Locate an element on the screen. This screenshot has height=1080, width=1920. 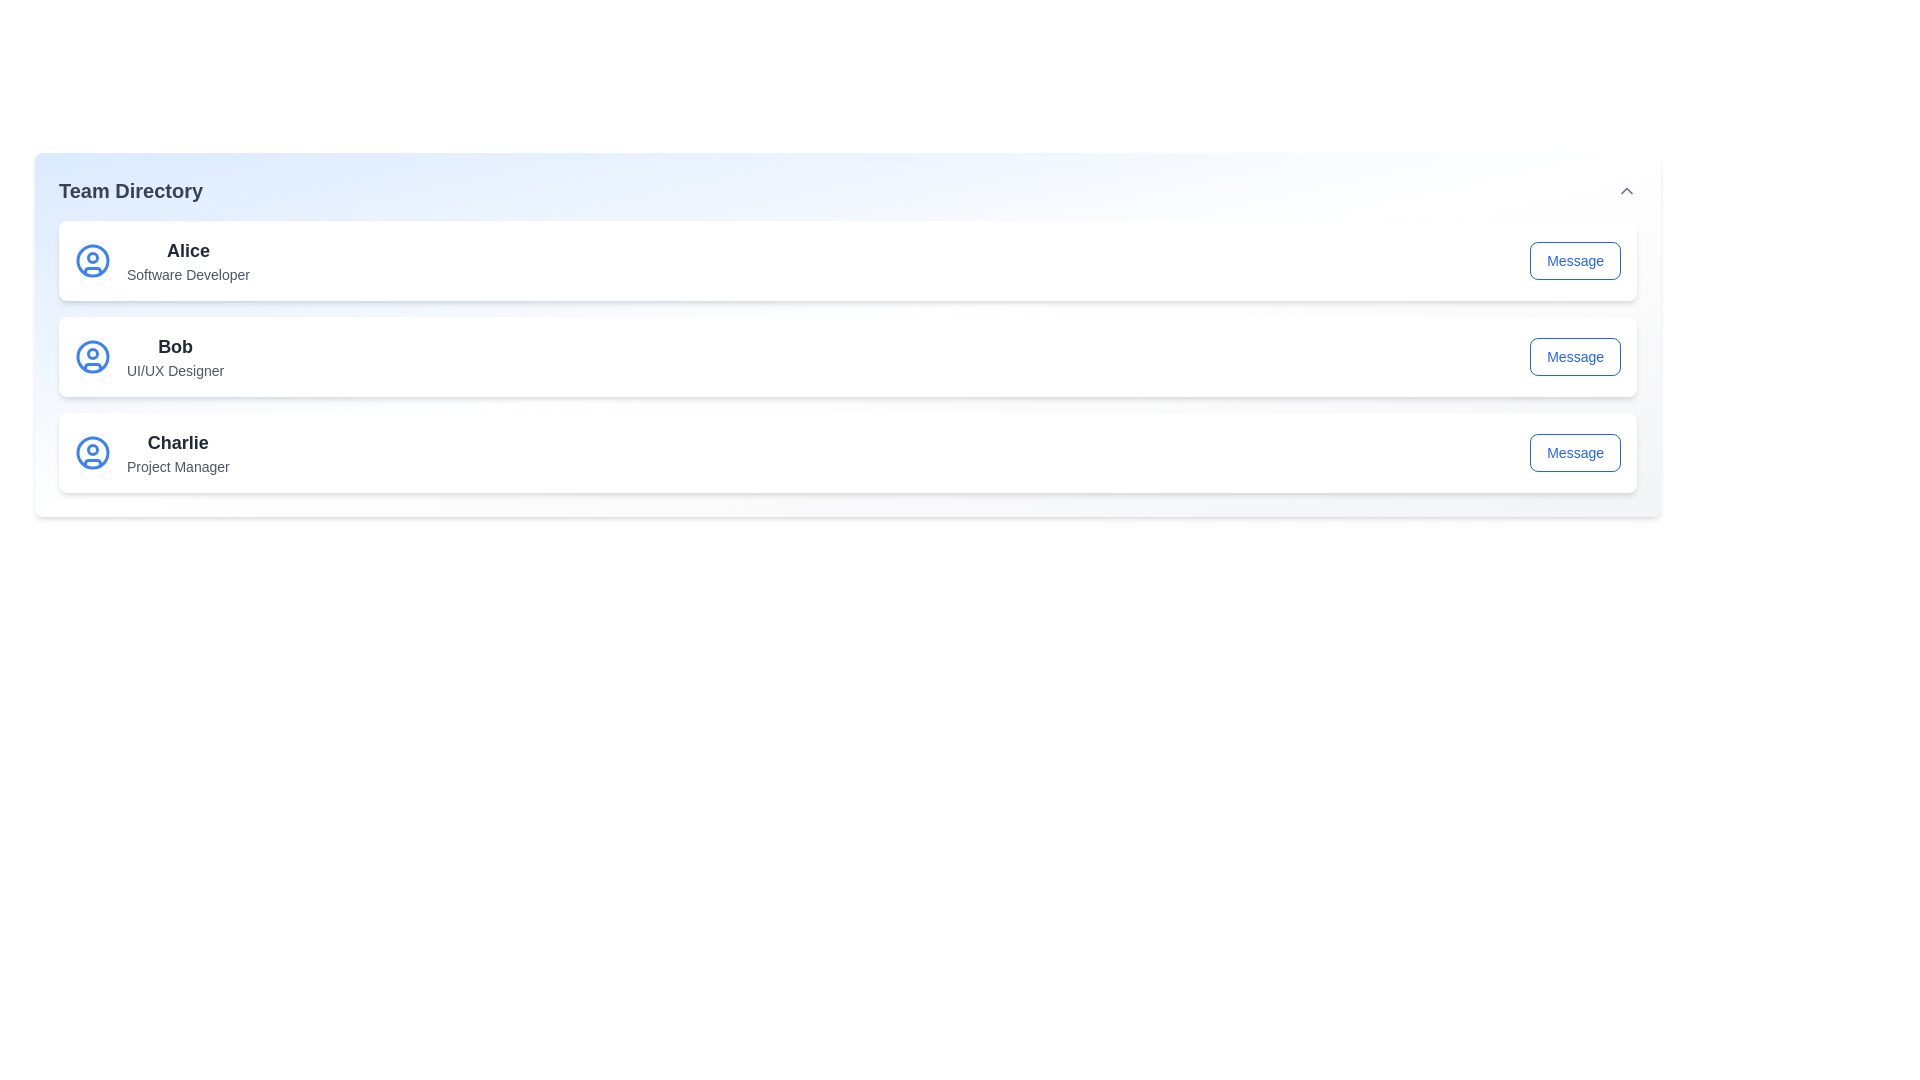
the user icon represented by a blue circular design with a head and shoulders, located to the left of the text 'Bob UI/UX Designer' is located at coordinates (91, 356).